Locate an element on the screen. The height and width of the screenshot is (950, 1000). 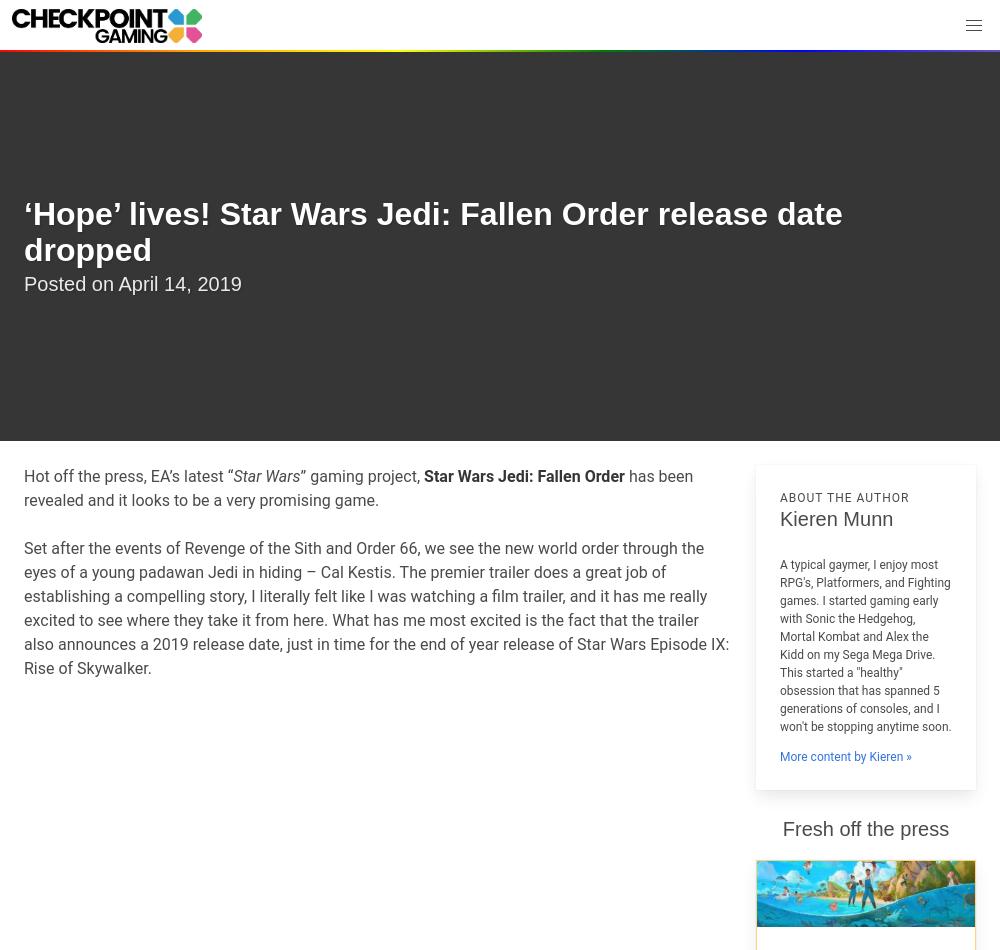
'‘Hope’ lives! Star Wars Jedi: Fallen Order release date dropped' is located at coordinates (24, 231).